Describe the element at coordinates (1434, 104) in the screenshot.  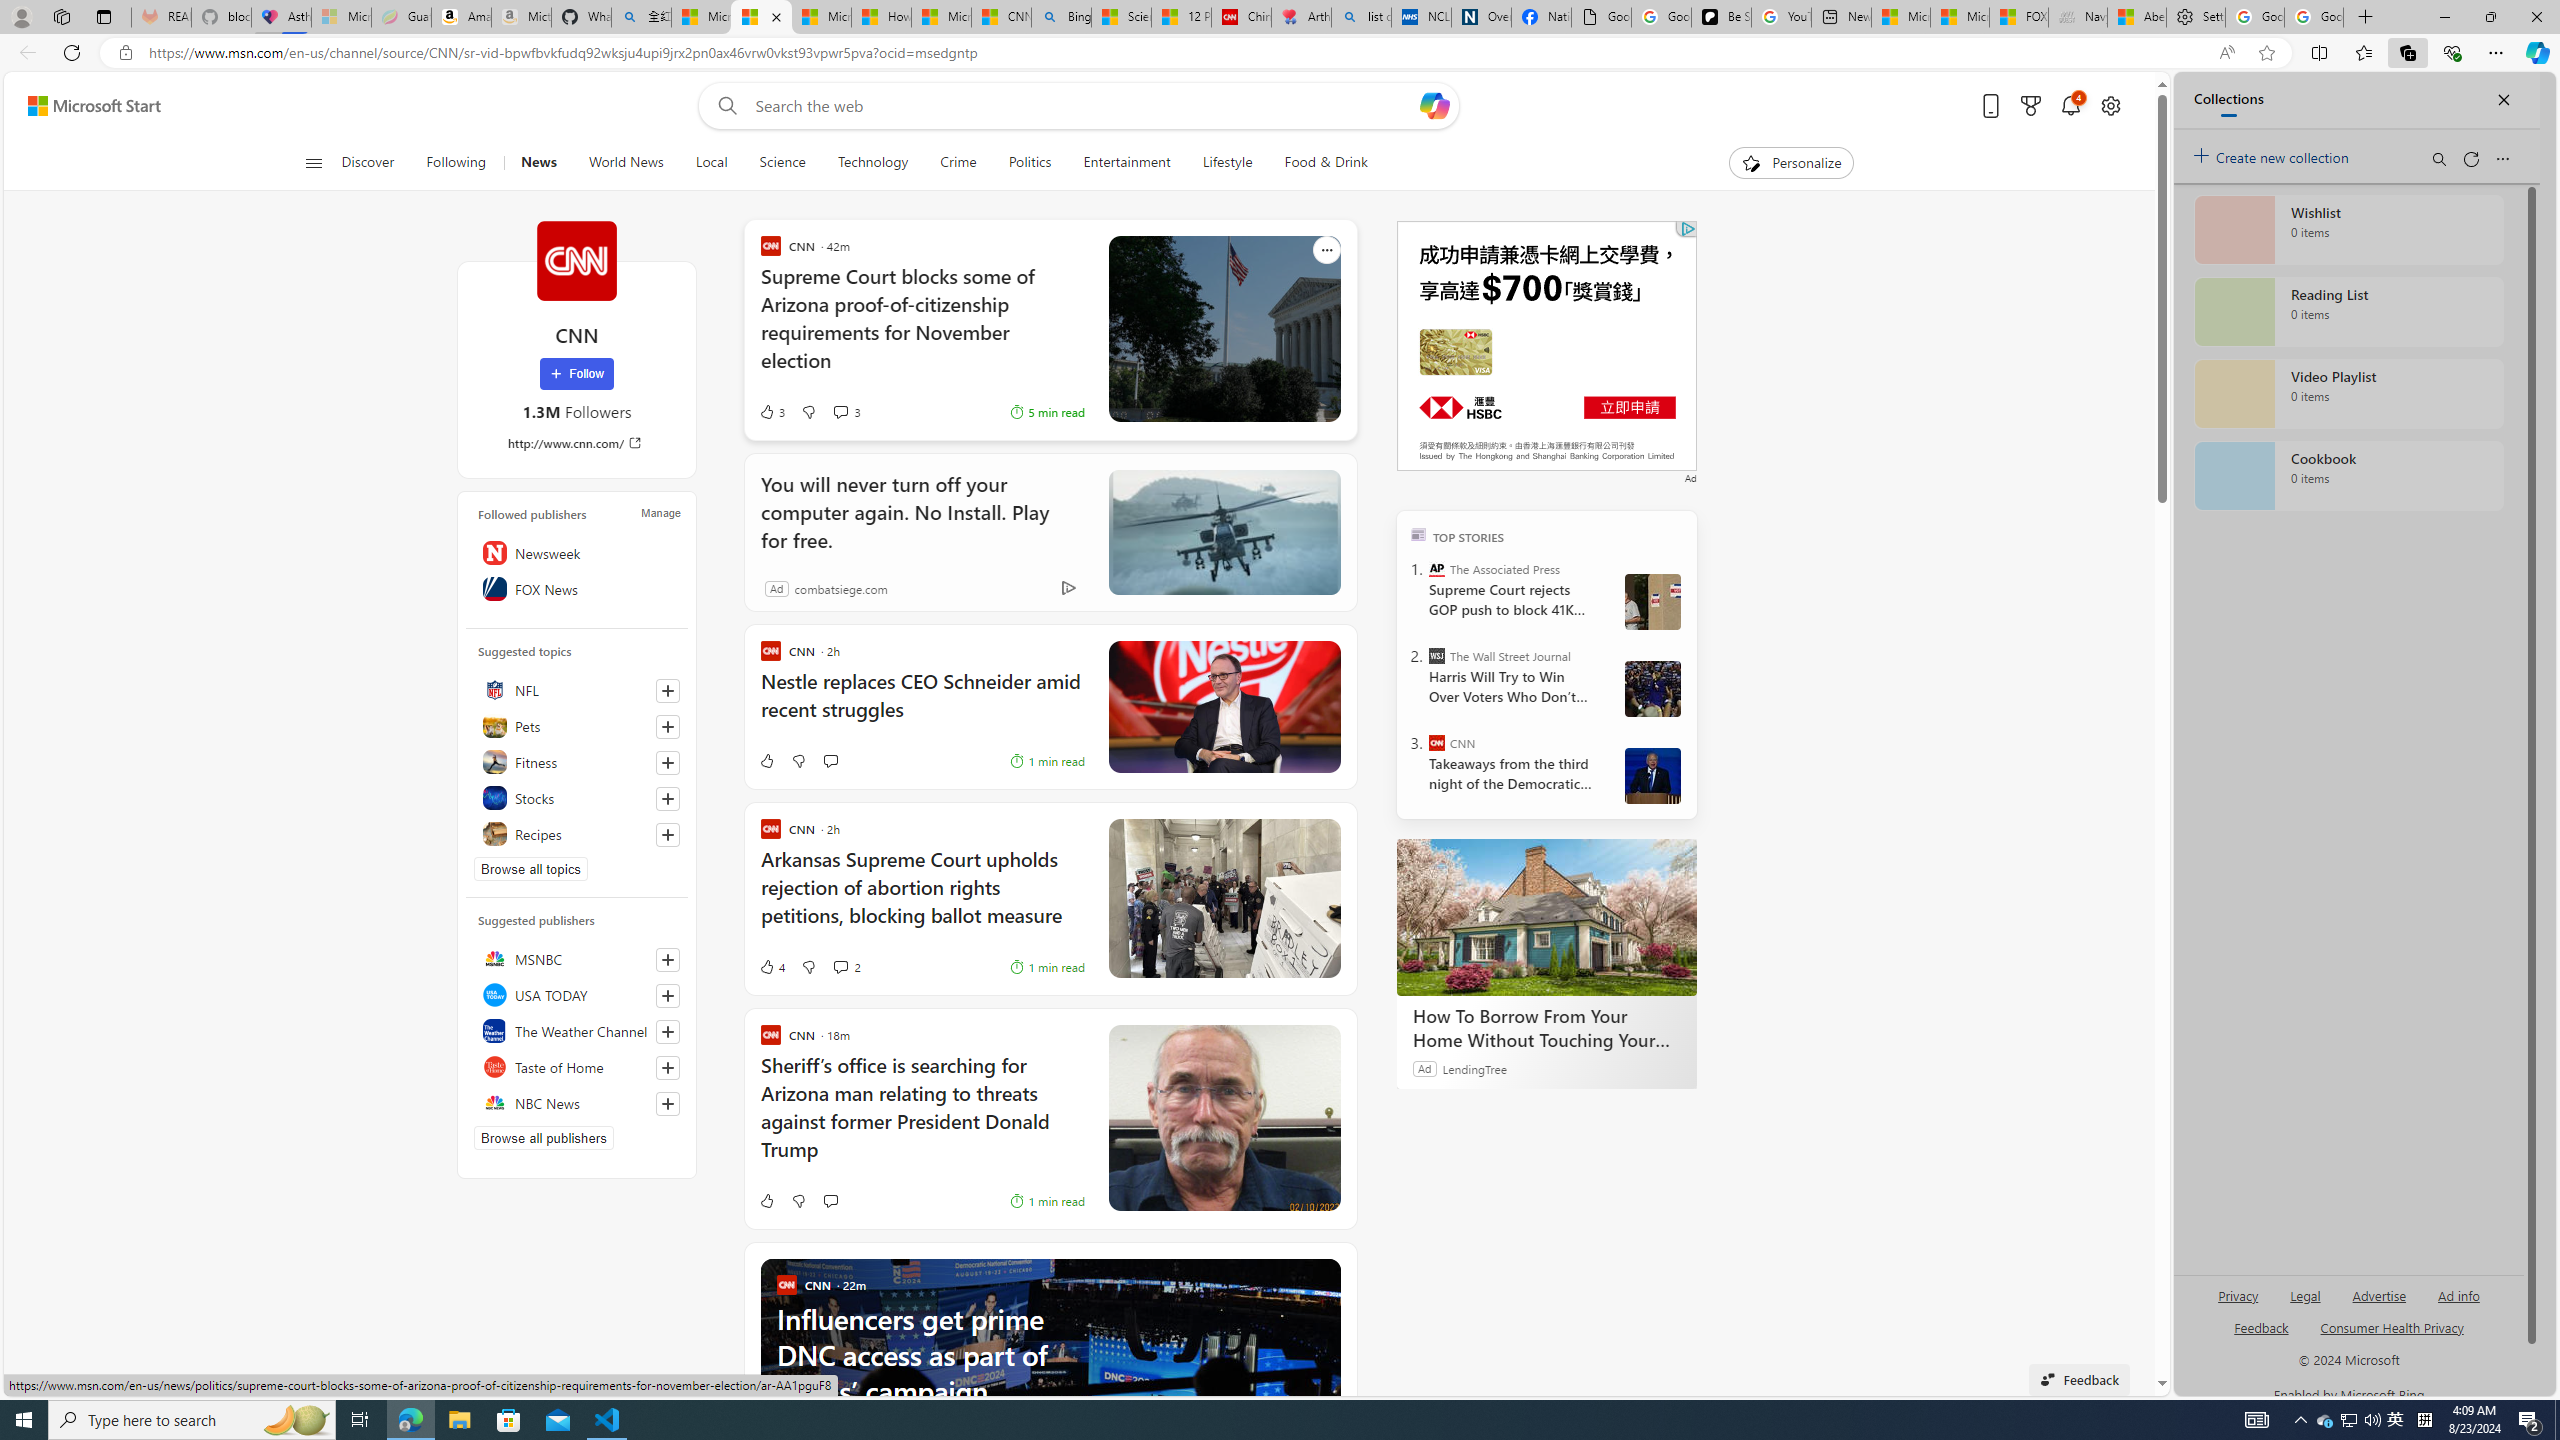
I see `'Open Copilot'` at that location.